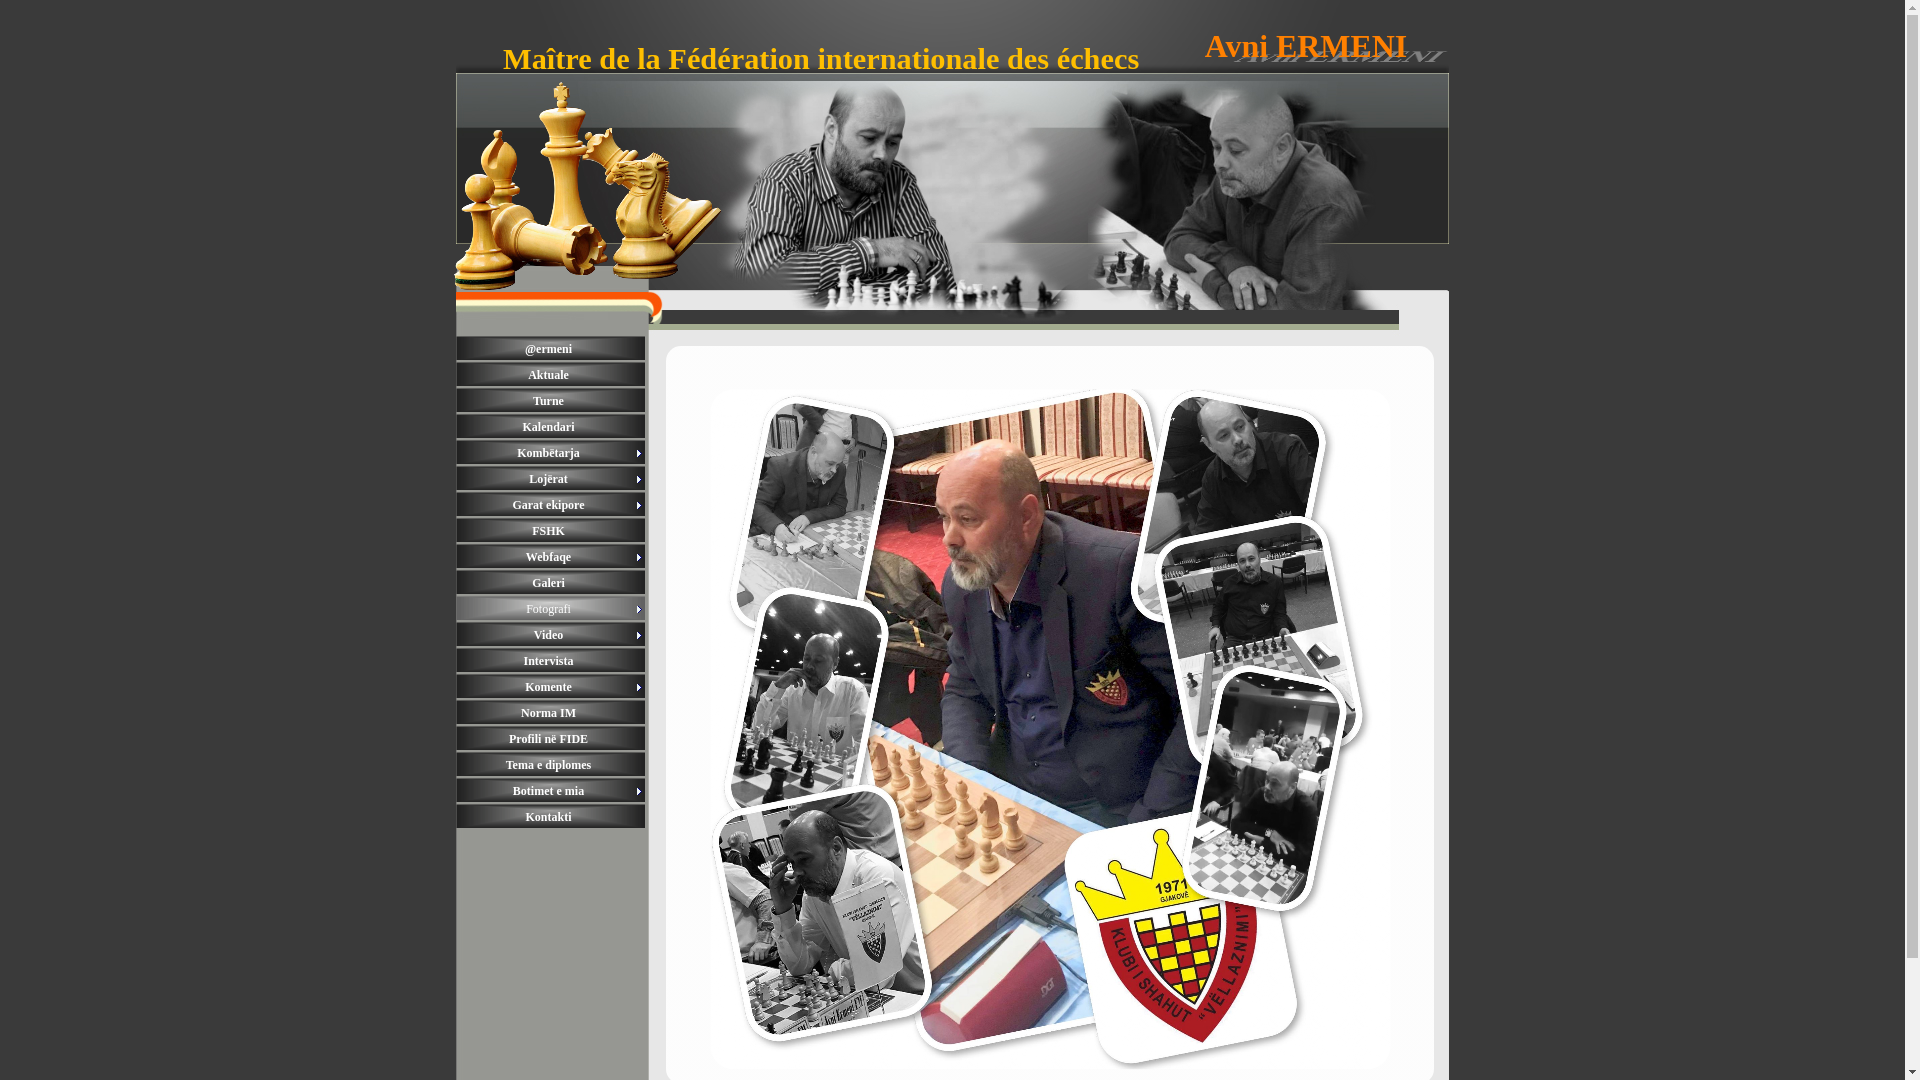 The image size is (1920, 1080). What do you see at coordinates (455, 582) in the screenshot?
I see `'Galeri'` at bounding box center [455, 582].